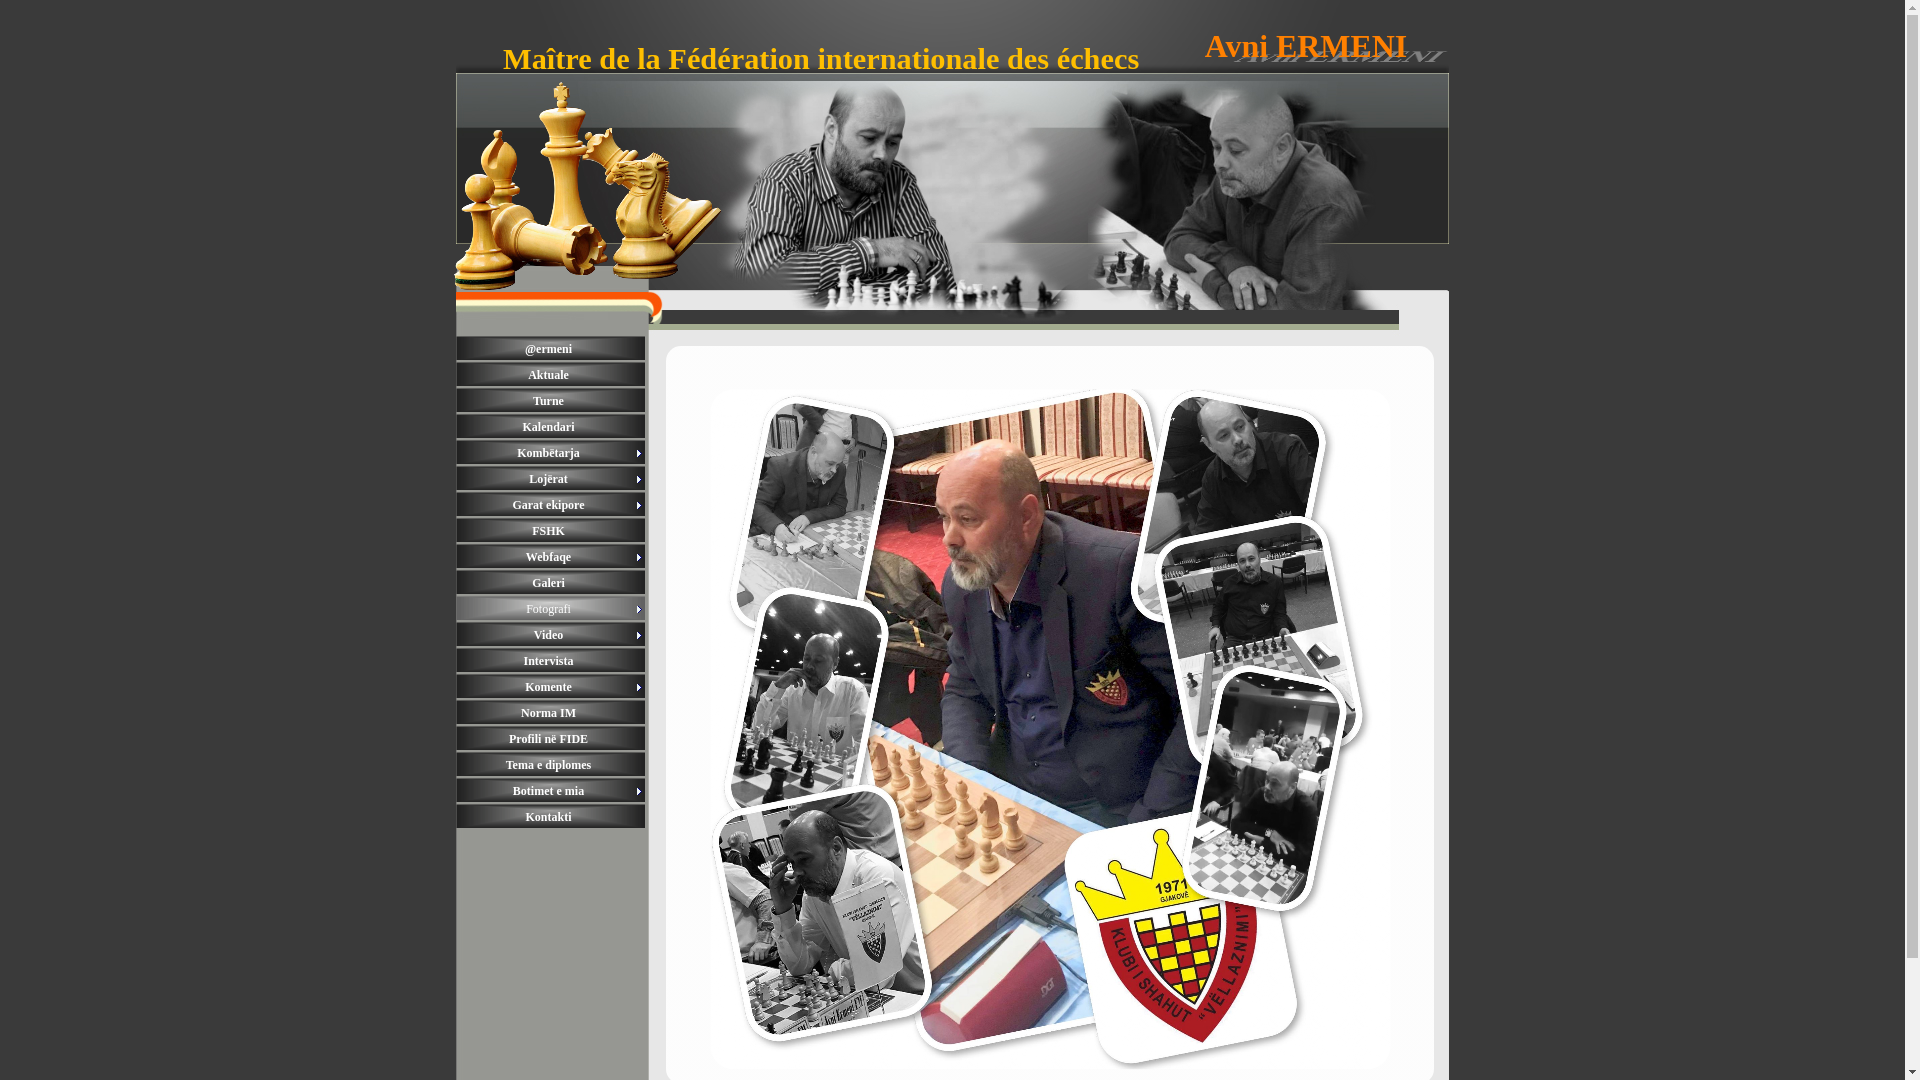 The image size is (1920, 1080). What do you see at coordinates (455, 582) in the screenshot?
I see `'Galeri'` at bounding box center [455, 582].